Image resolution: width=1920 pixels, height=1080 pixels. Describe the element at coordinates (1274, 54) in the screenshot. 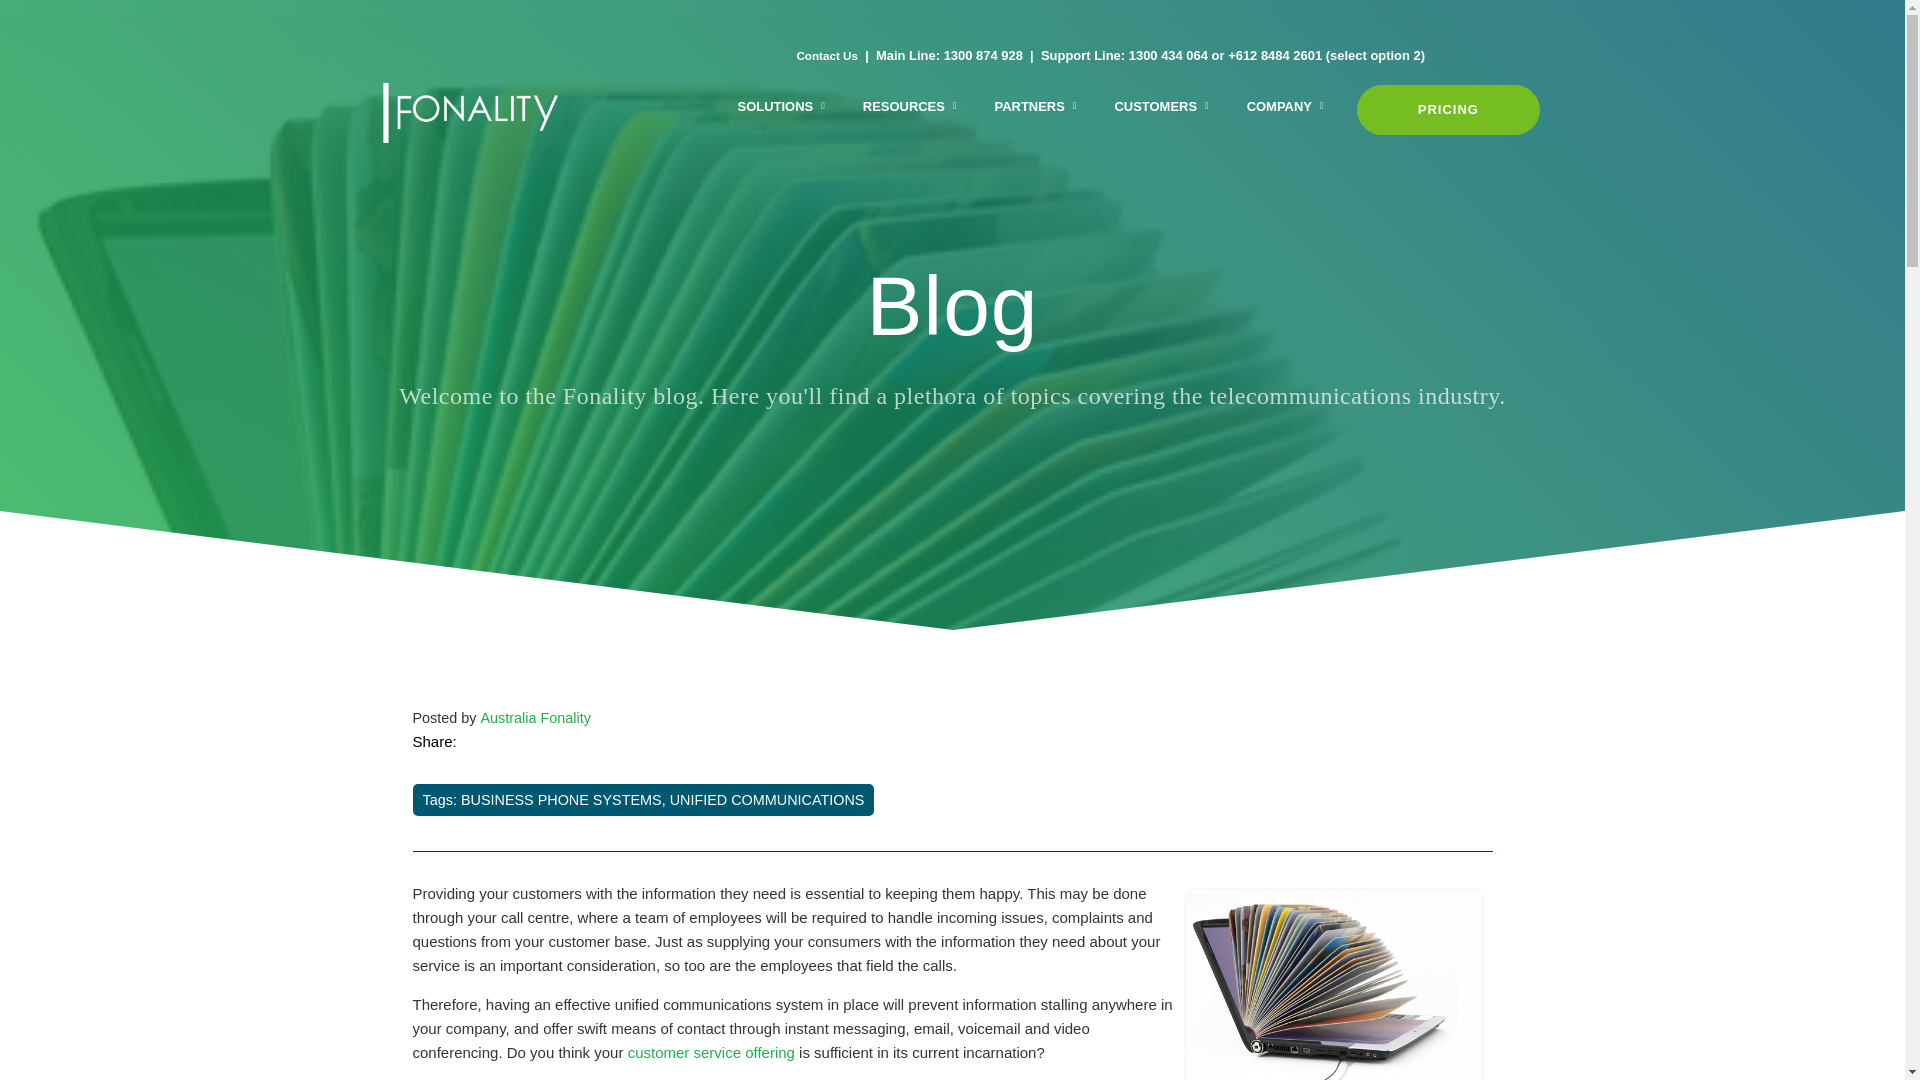

I see `'+612 8484 2601'` at that location.